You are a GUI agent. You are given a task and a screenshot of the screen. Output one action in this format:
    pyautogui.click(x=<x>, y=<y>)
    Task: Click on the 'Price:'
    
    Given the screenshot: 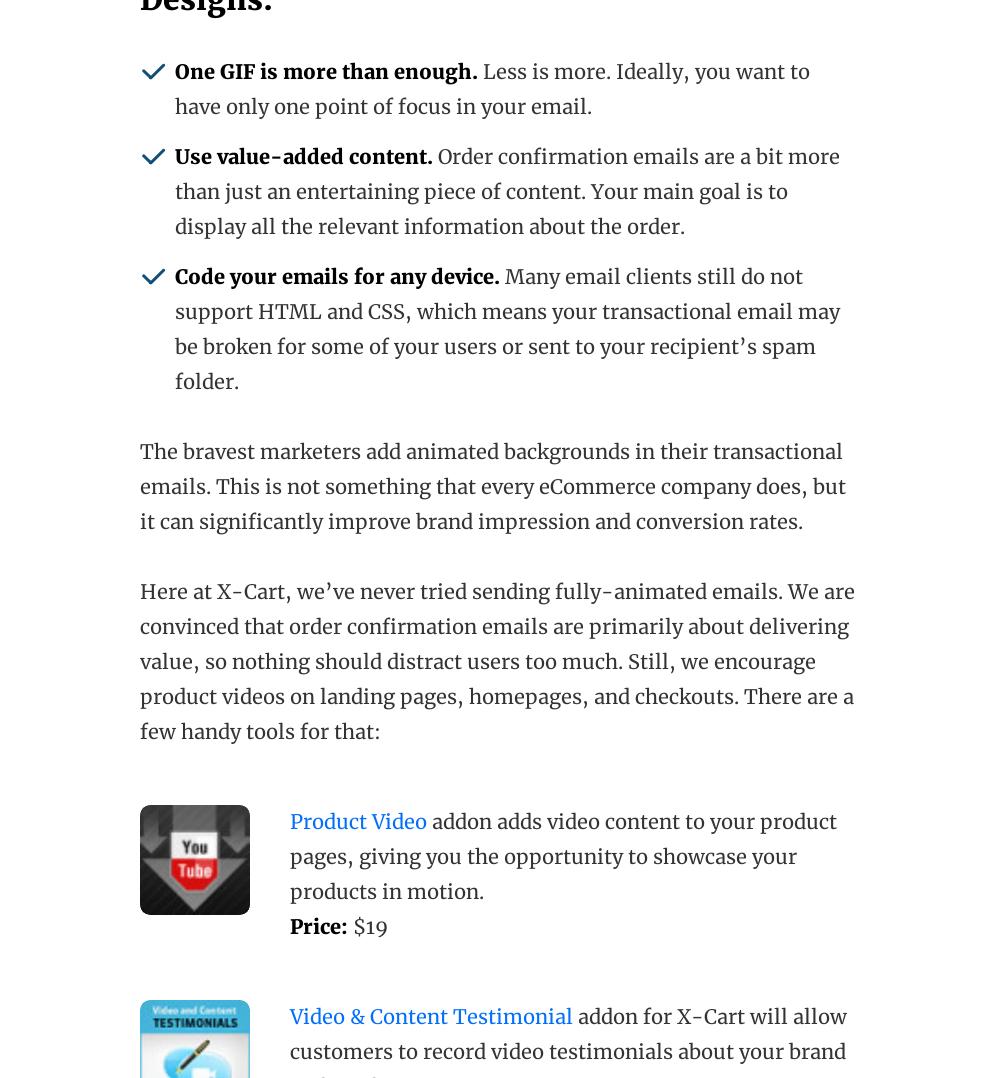 What is the action you would take?
    pyautogui.click(x=290, y=924)
    